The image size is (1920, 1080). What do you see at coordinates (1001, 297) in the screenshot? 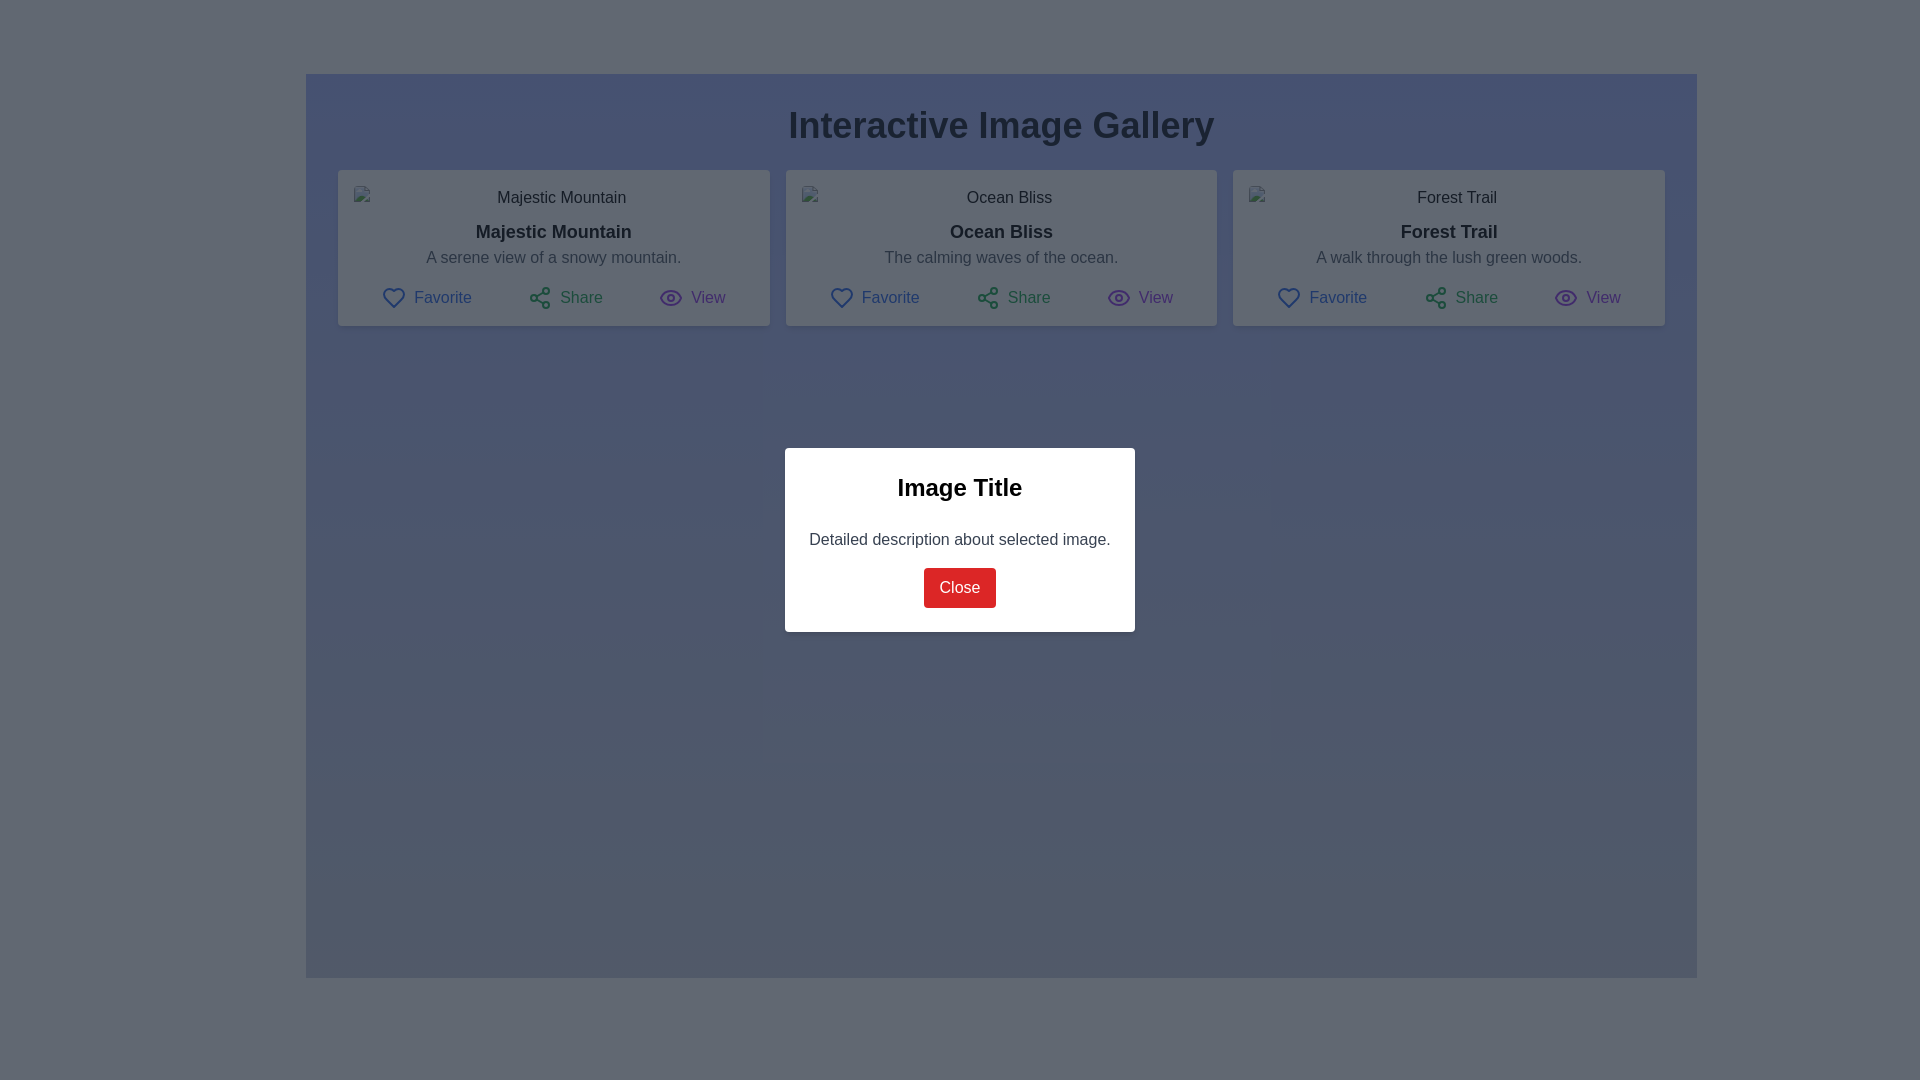
I see `the 'Share' button located in the toolbar of the 'Ocean Bliss' card, which is positioned beneath the description text and above the bottom edge of its card` at bounding box center [1001, 297].